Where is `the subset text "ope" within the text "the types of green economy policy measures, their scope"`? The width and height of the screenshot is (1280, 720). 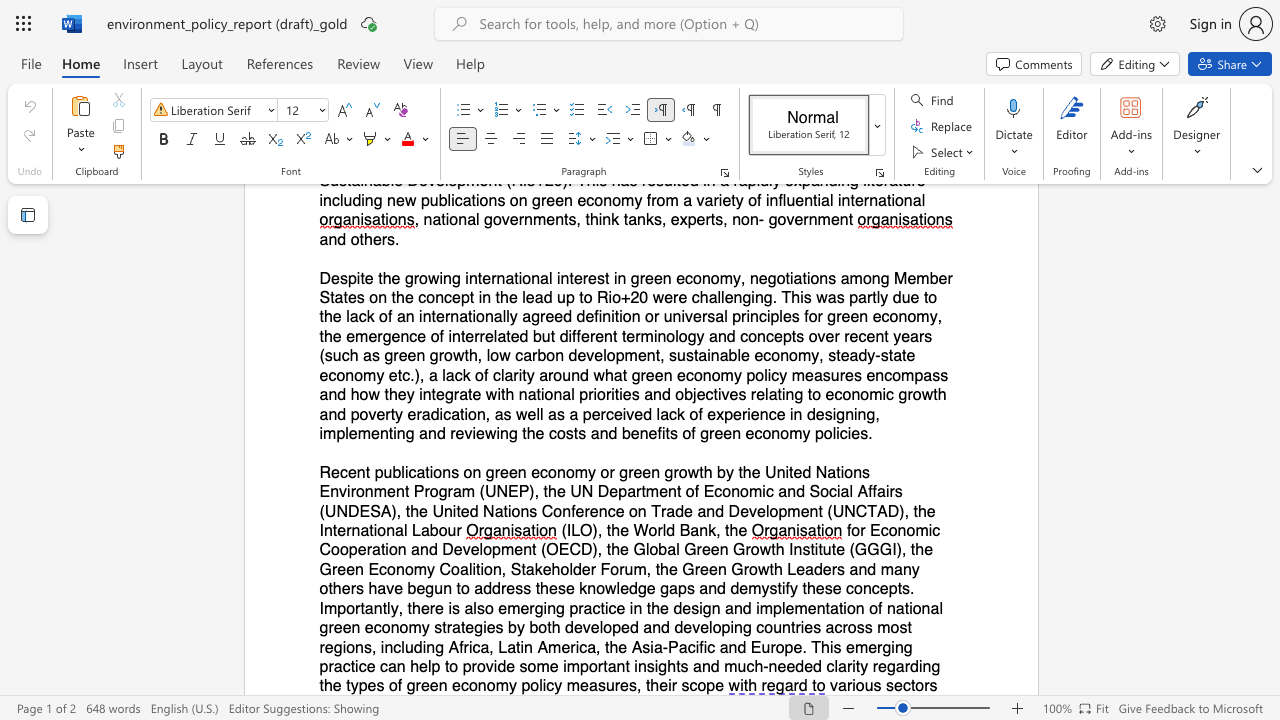 the subset text "ope" within the text "the types of green economy policy measures, their scope" is located at coordinates (697, 685).